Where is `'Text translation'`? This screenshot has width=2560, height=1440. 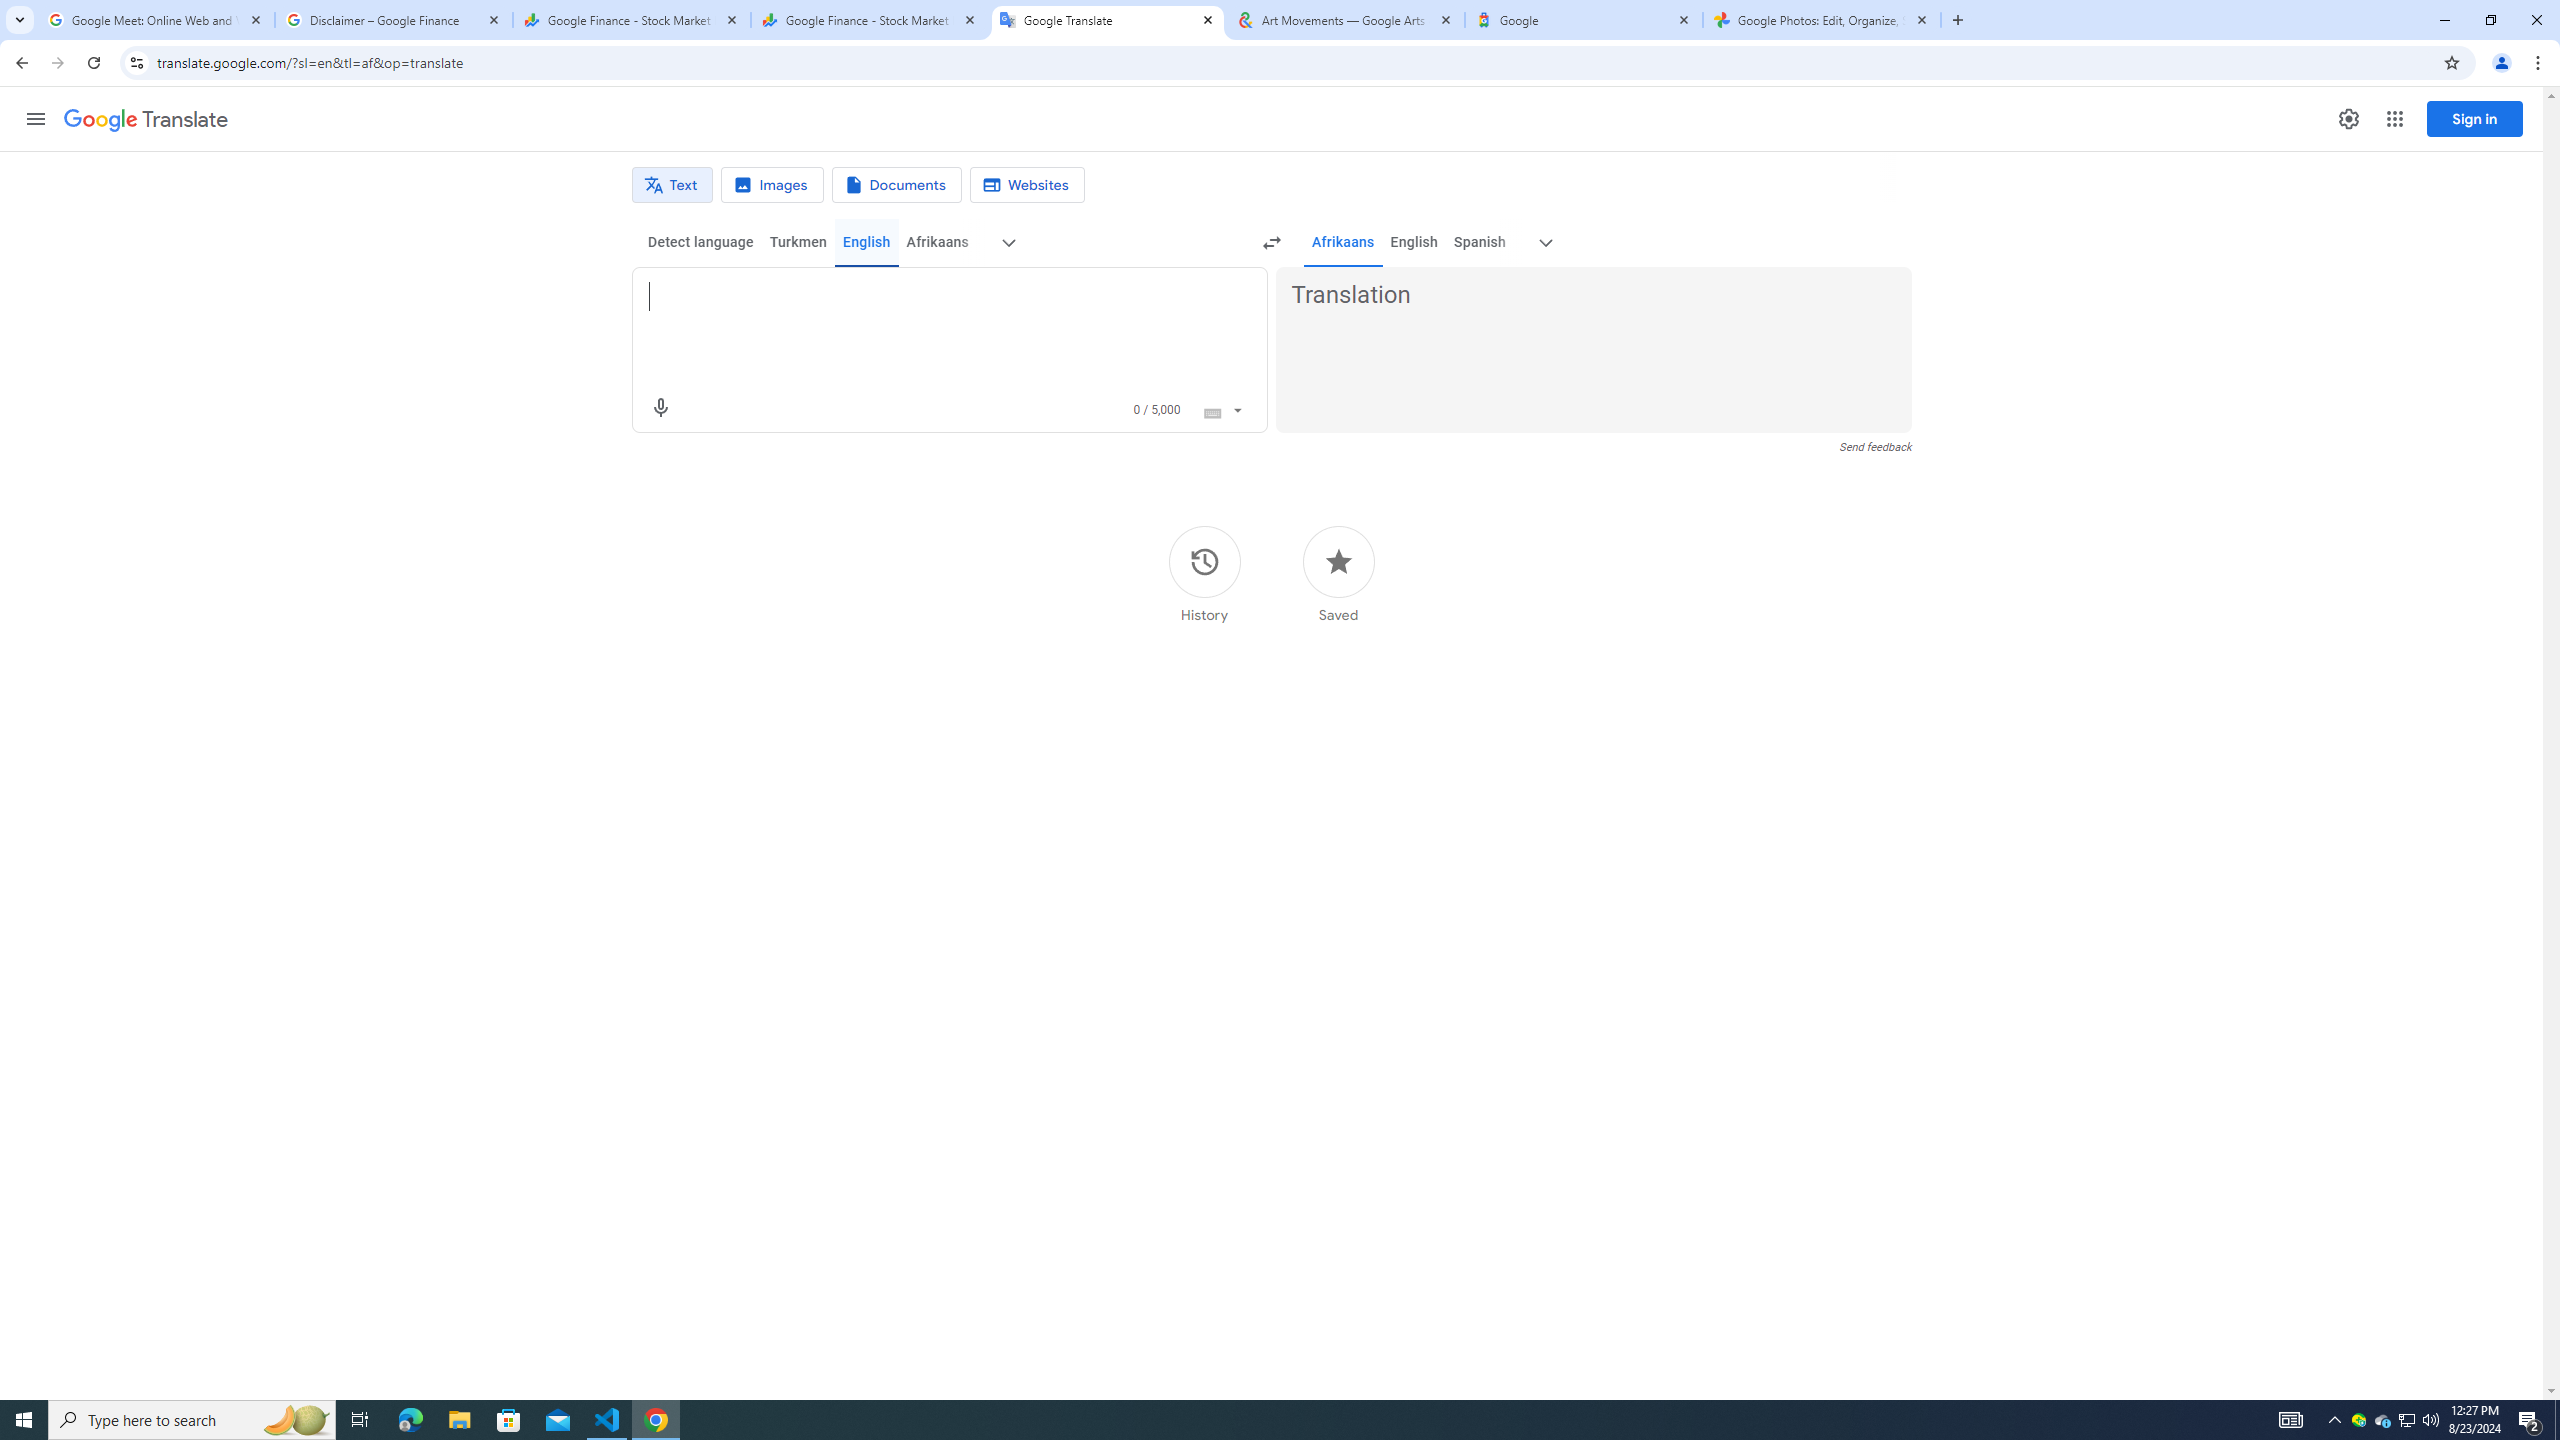
'Text translation' is located at coordinates (672, 184).